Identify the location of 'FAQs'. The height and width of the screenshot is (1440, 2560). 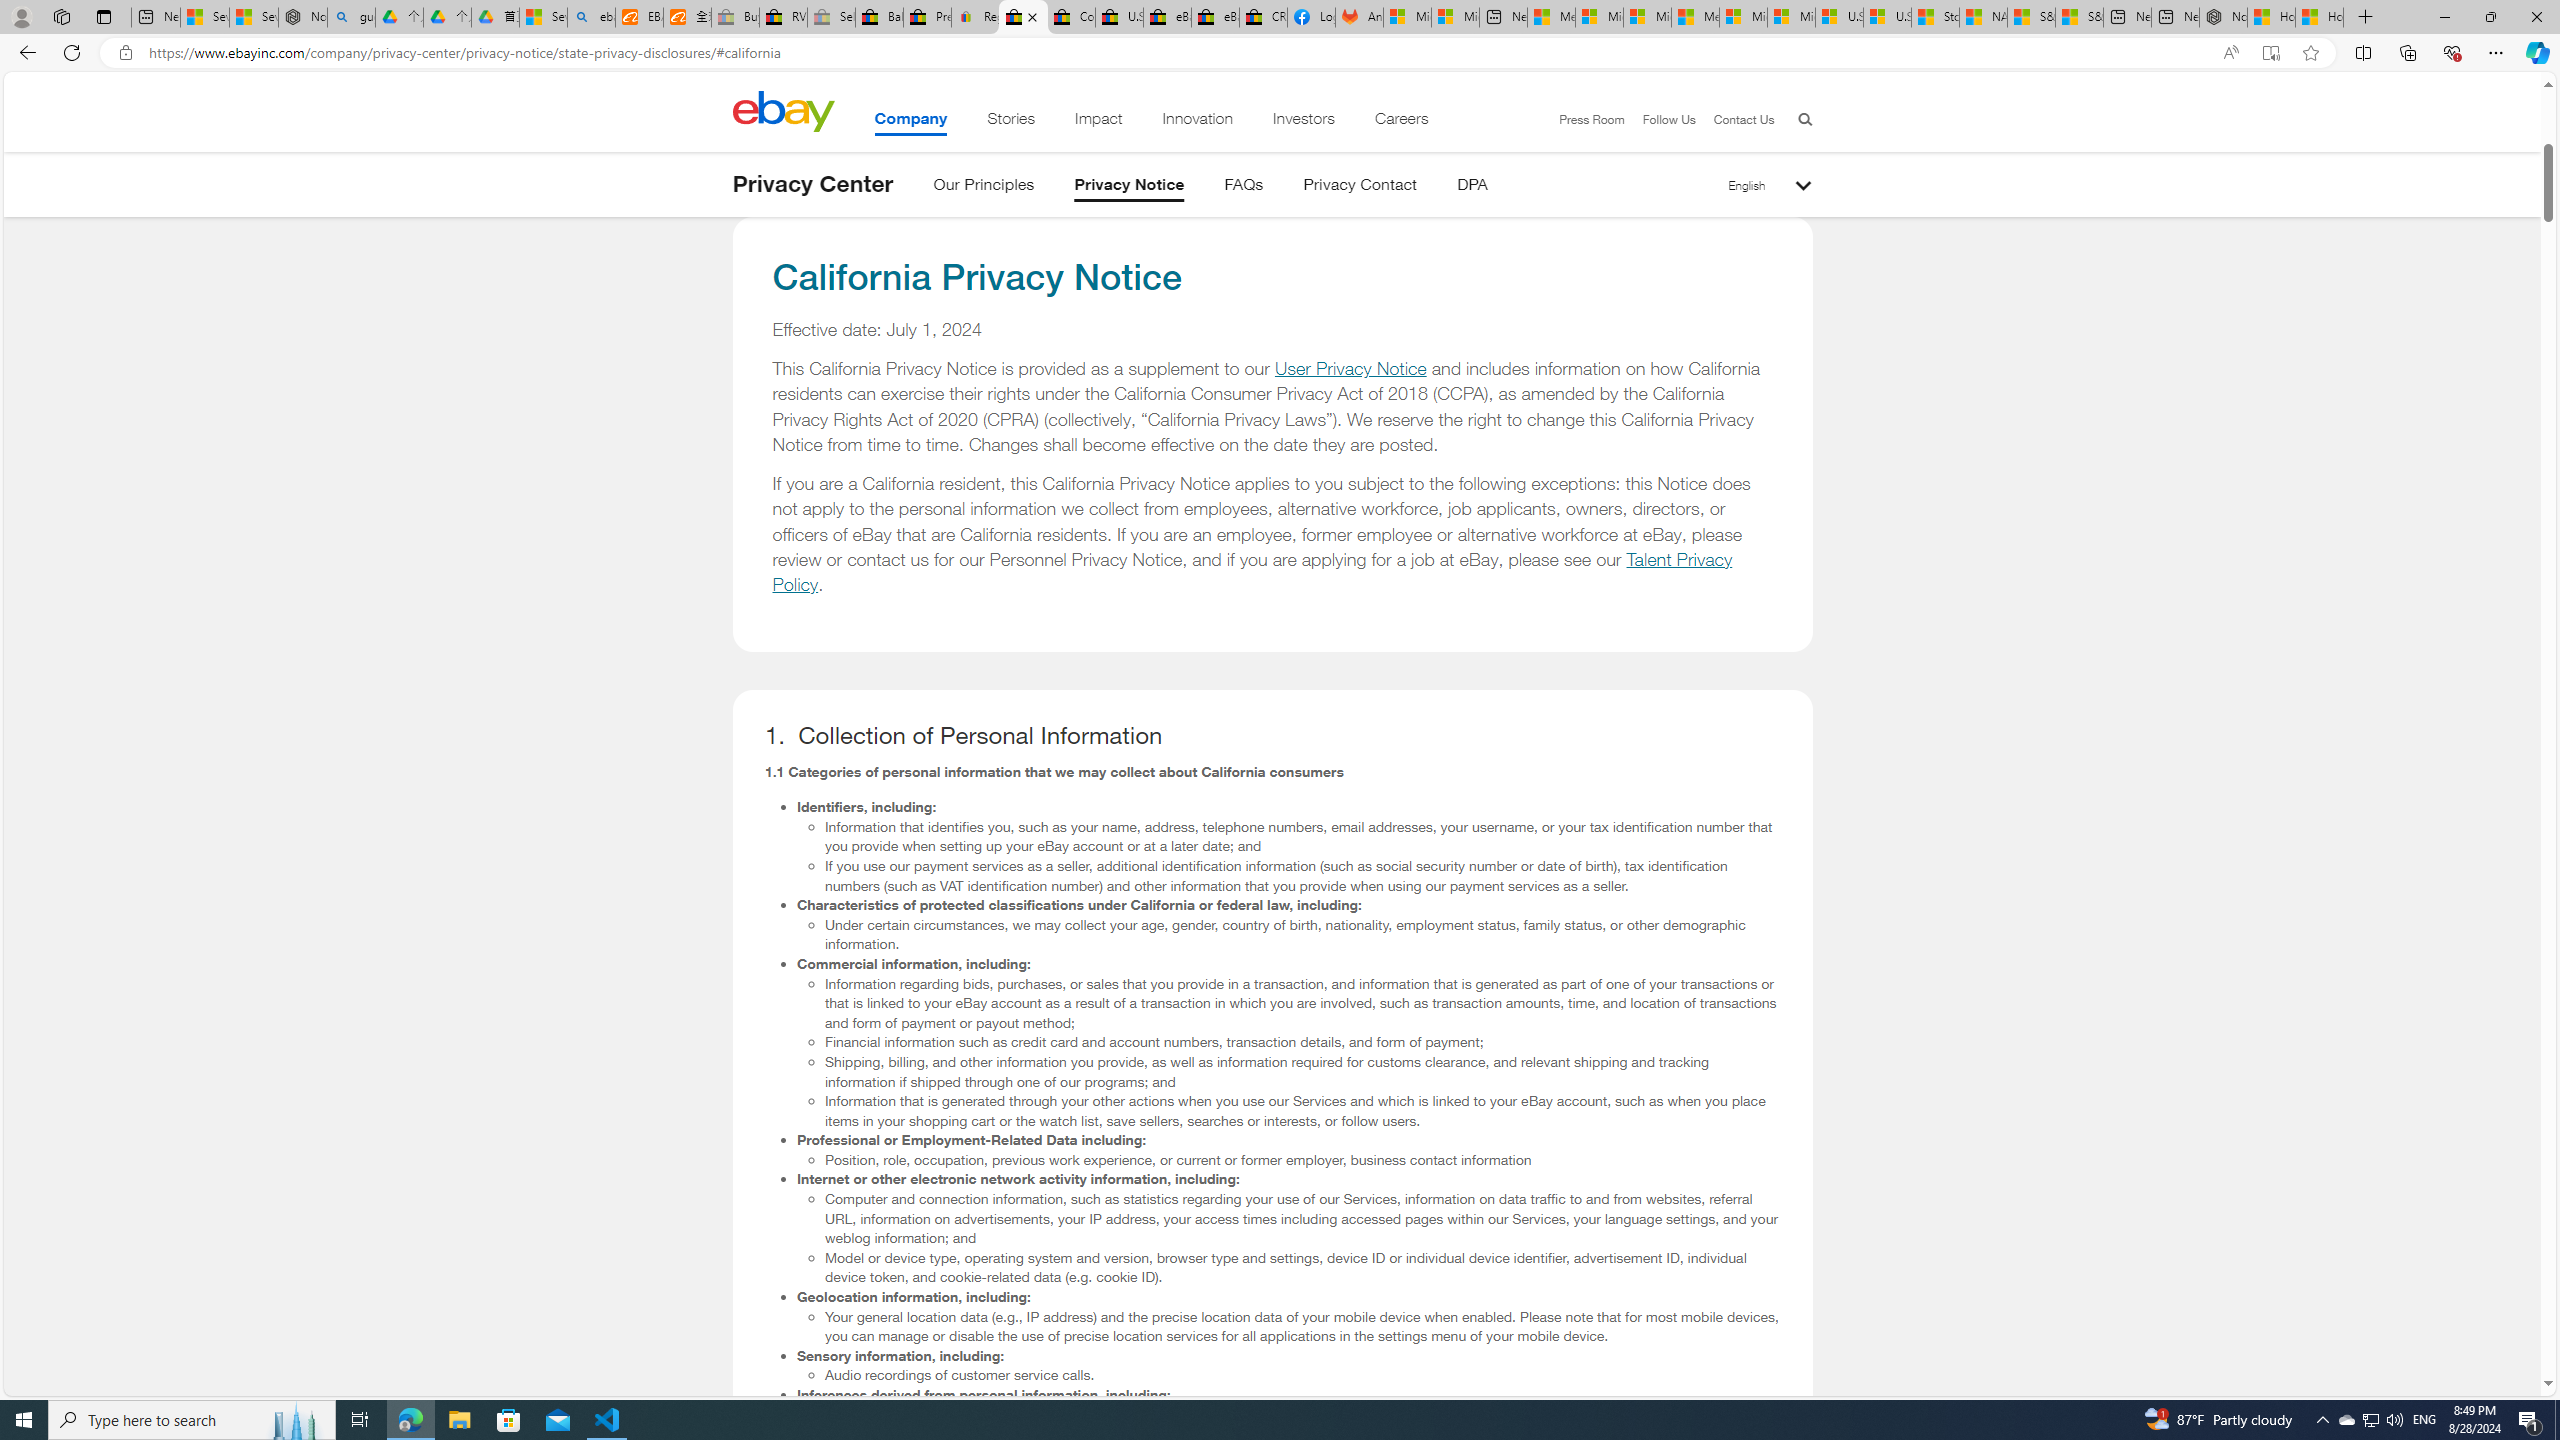
(1243, 187).